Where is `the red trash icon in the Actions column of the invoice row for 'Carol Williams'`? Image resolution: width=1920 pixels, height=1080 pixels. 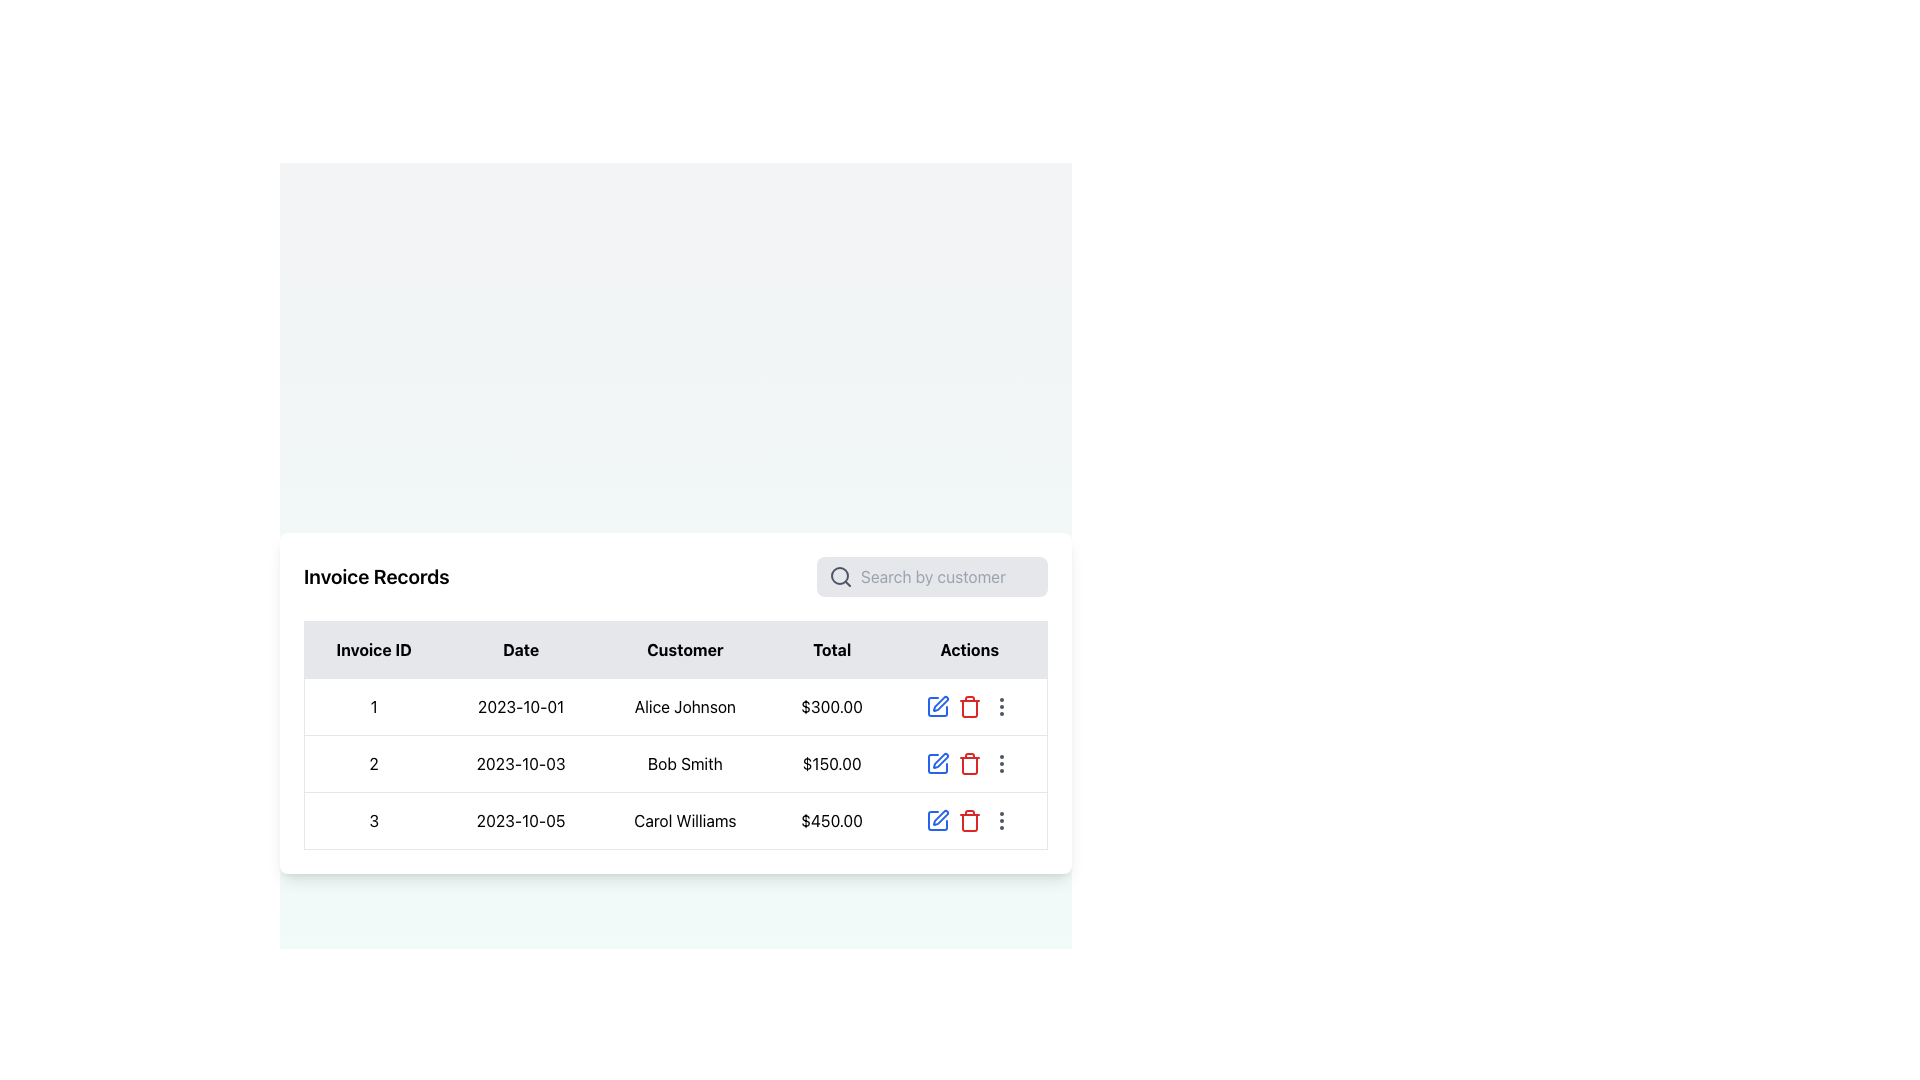 the red trash icon in the Actions column of the invoice row for 'Carol Williams' is located at coordinates (969, 820).